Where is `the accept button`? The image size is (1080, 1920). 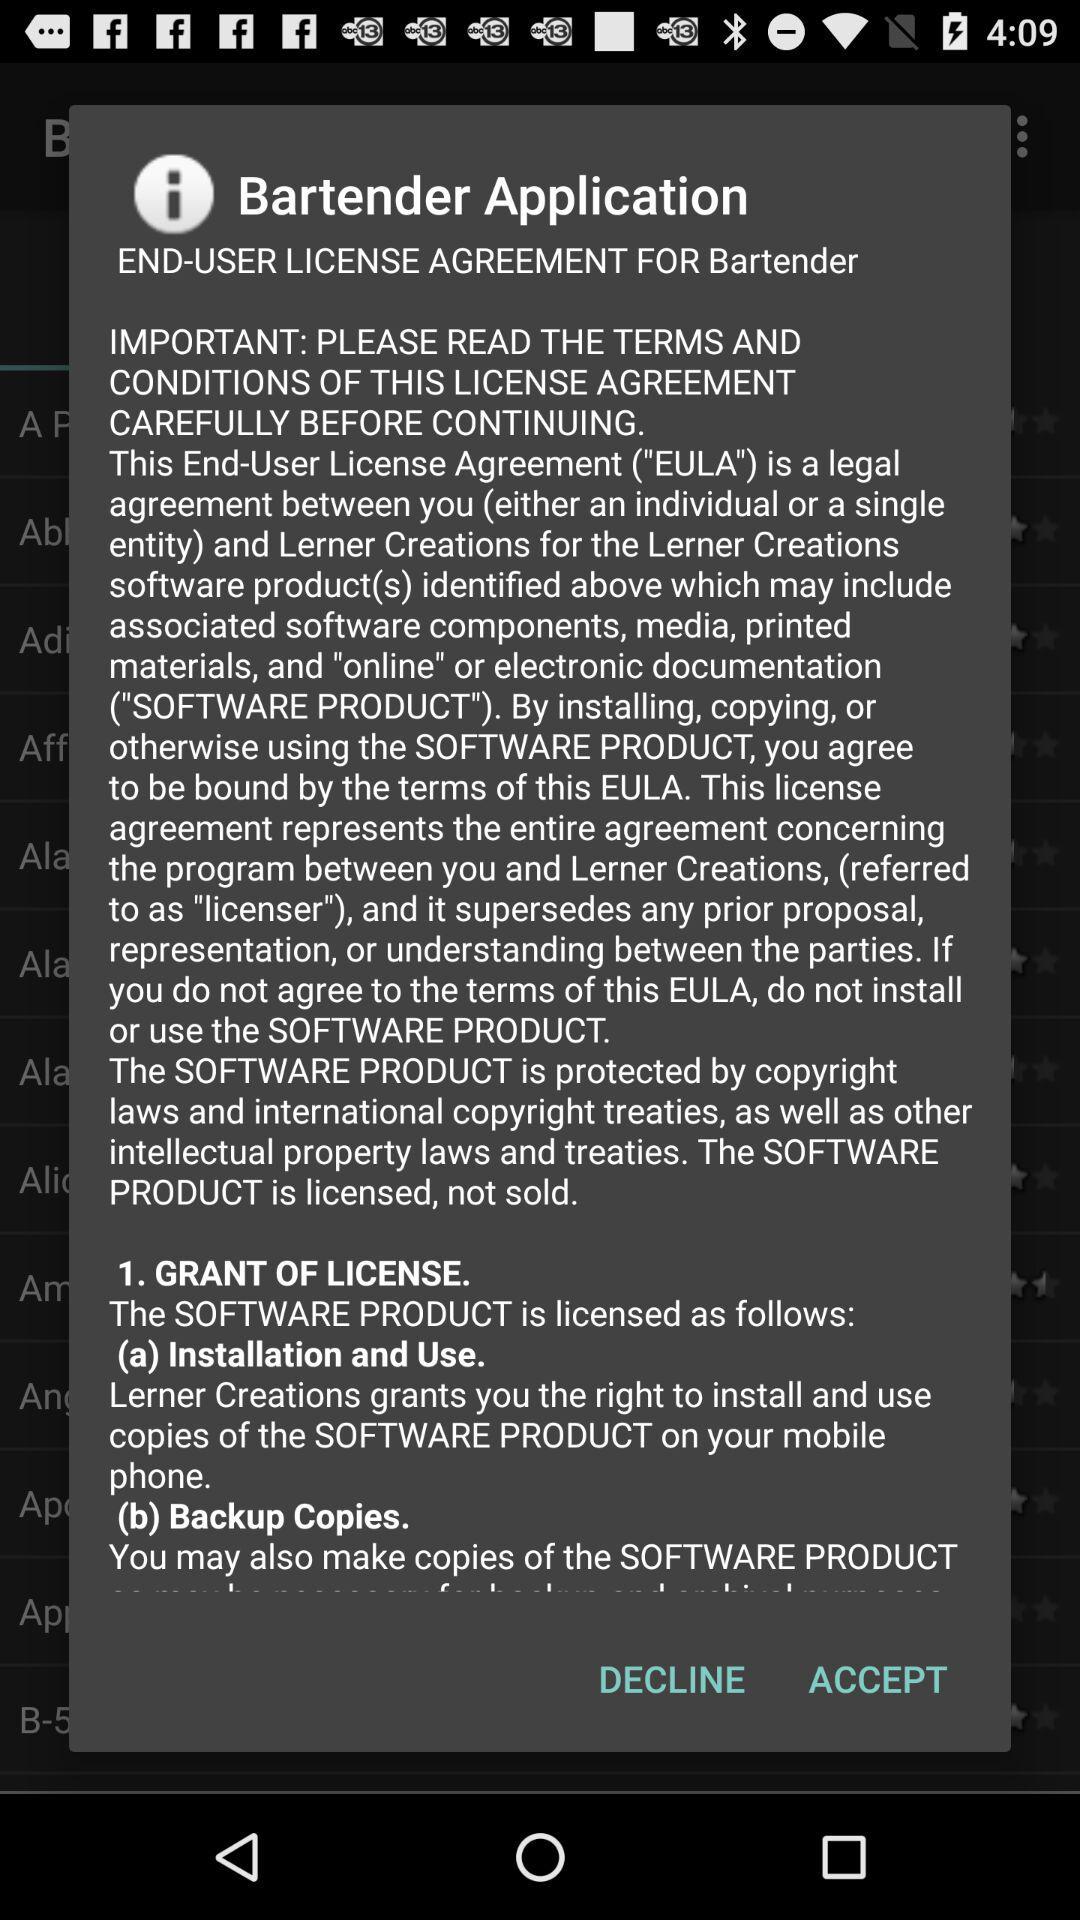
the accept button is located at coordinates (877, 1678).